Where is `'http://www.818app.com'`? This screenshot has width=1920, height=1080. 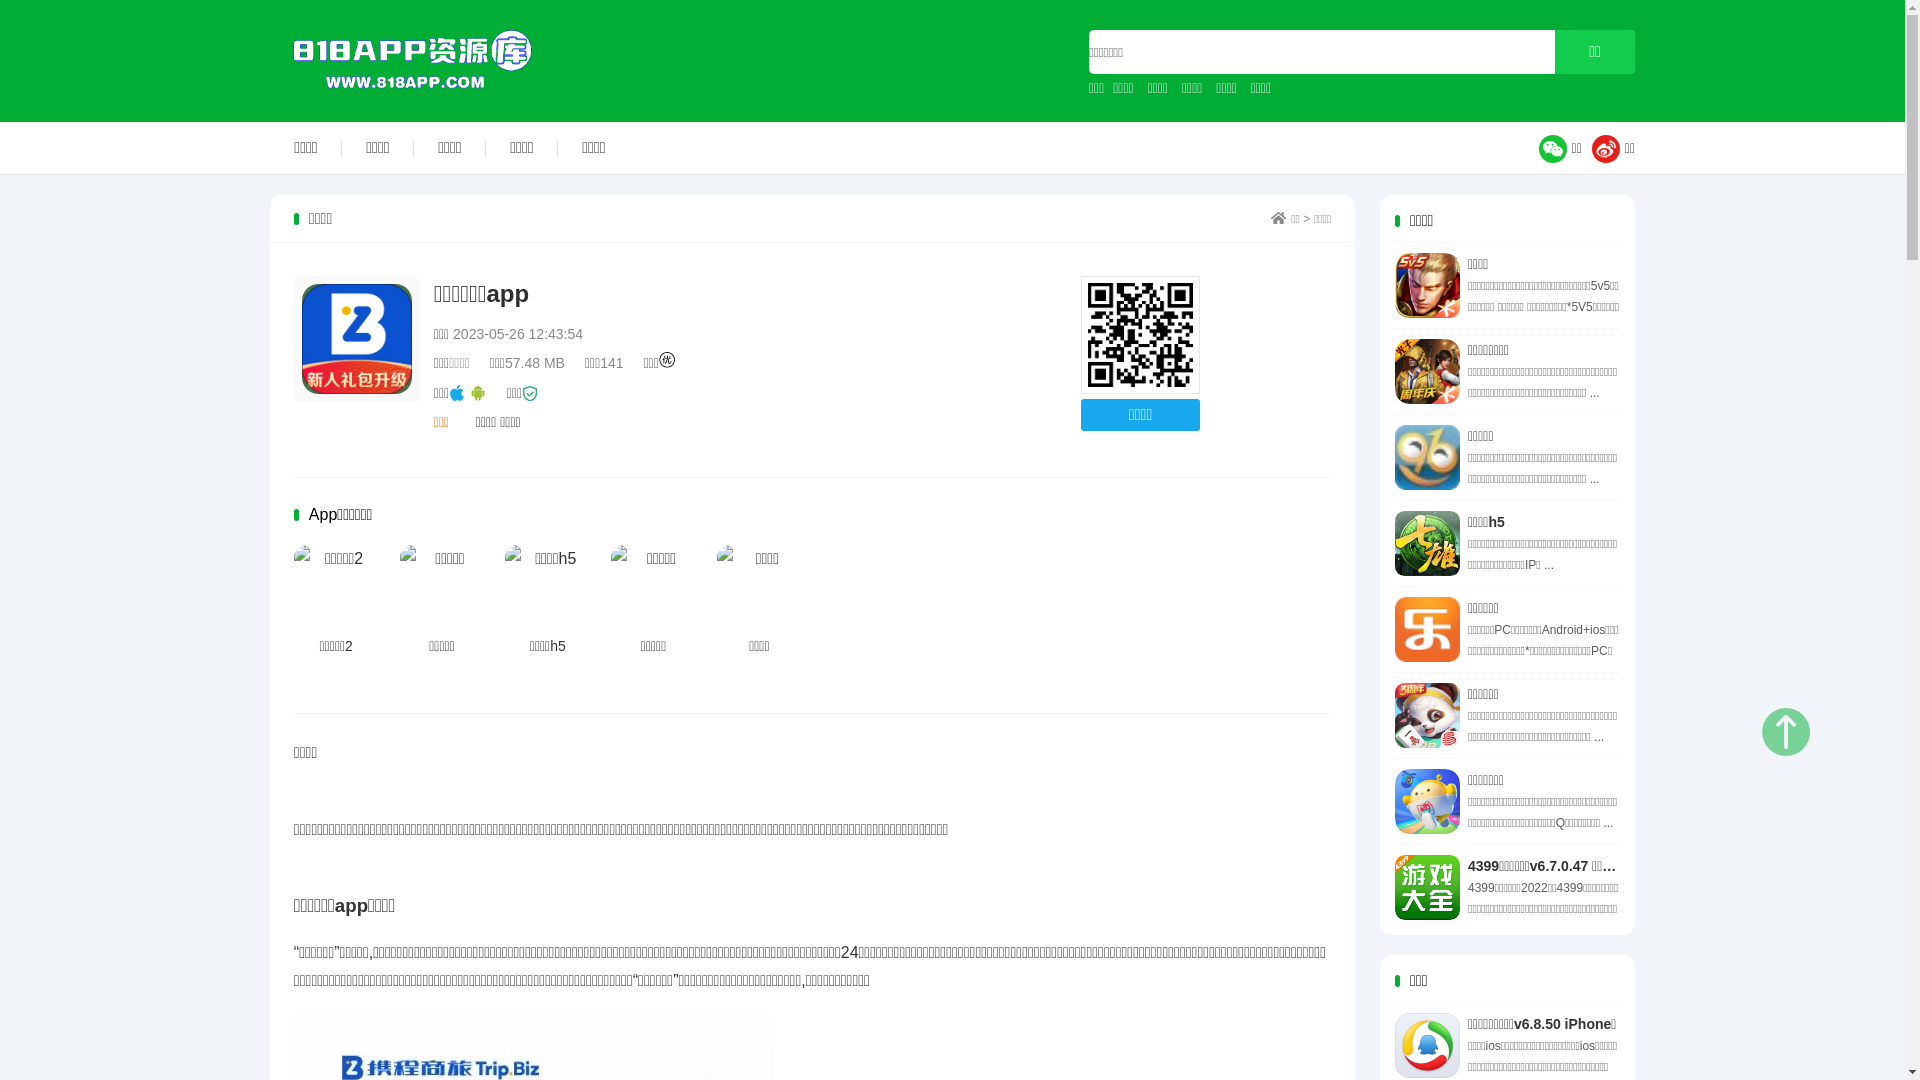
'http://www.818app.com' is located at coordinates (1140, 334).